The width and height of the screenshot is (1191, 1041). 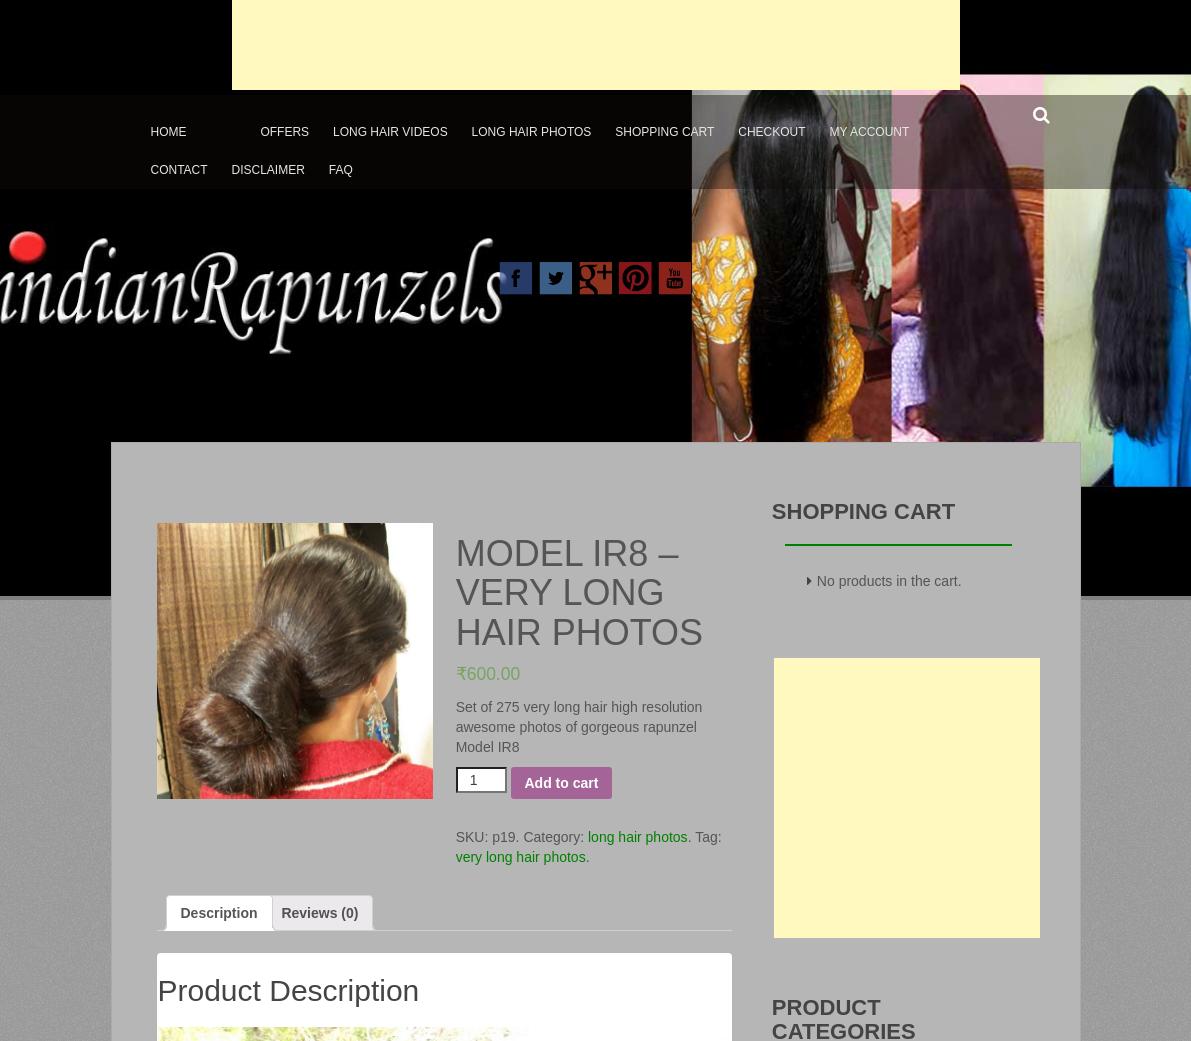 What do you see at coordinates (771, 131) in the screenshot?
I see `'Checkout'` at bounding box center [771, 131].